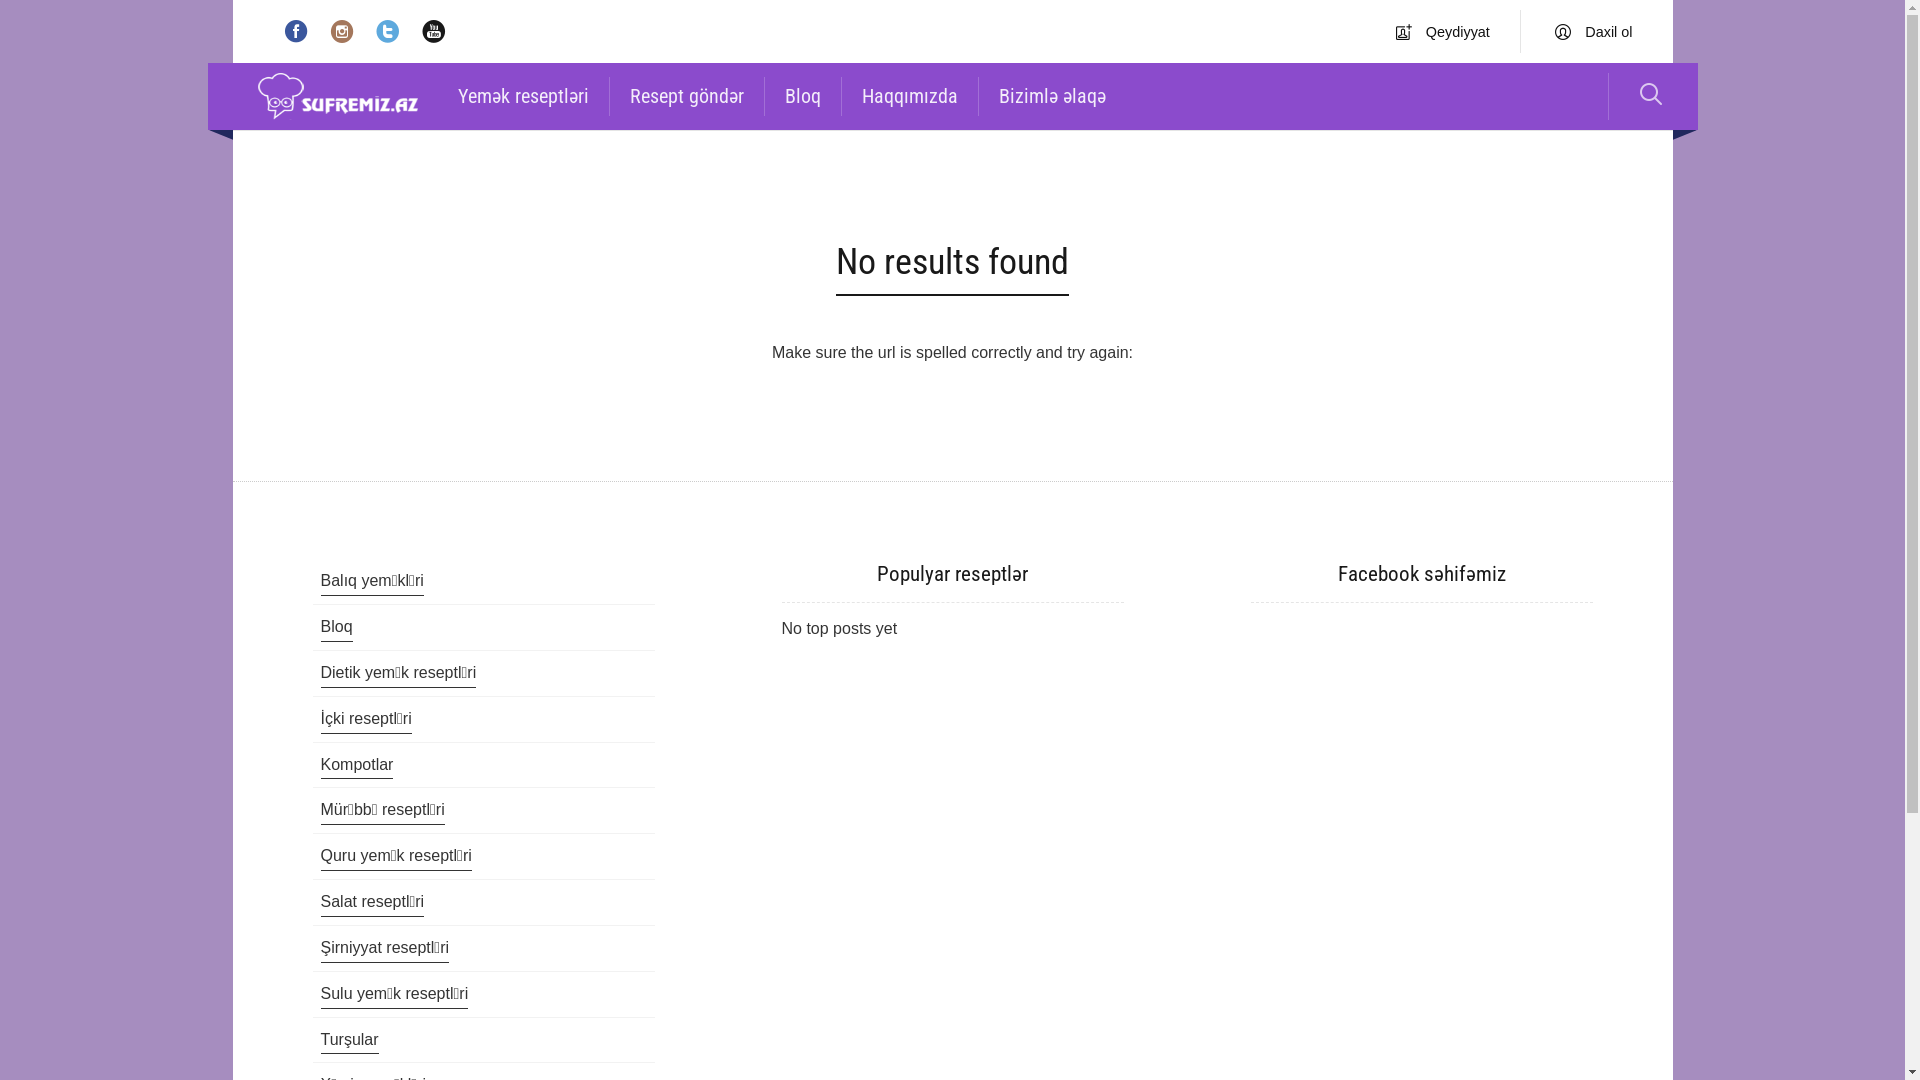  What do you see at coordinates (336, 627) in the screenshot?
I see `'Bloq'` at bounding box center [336, 627].